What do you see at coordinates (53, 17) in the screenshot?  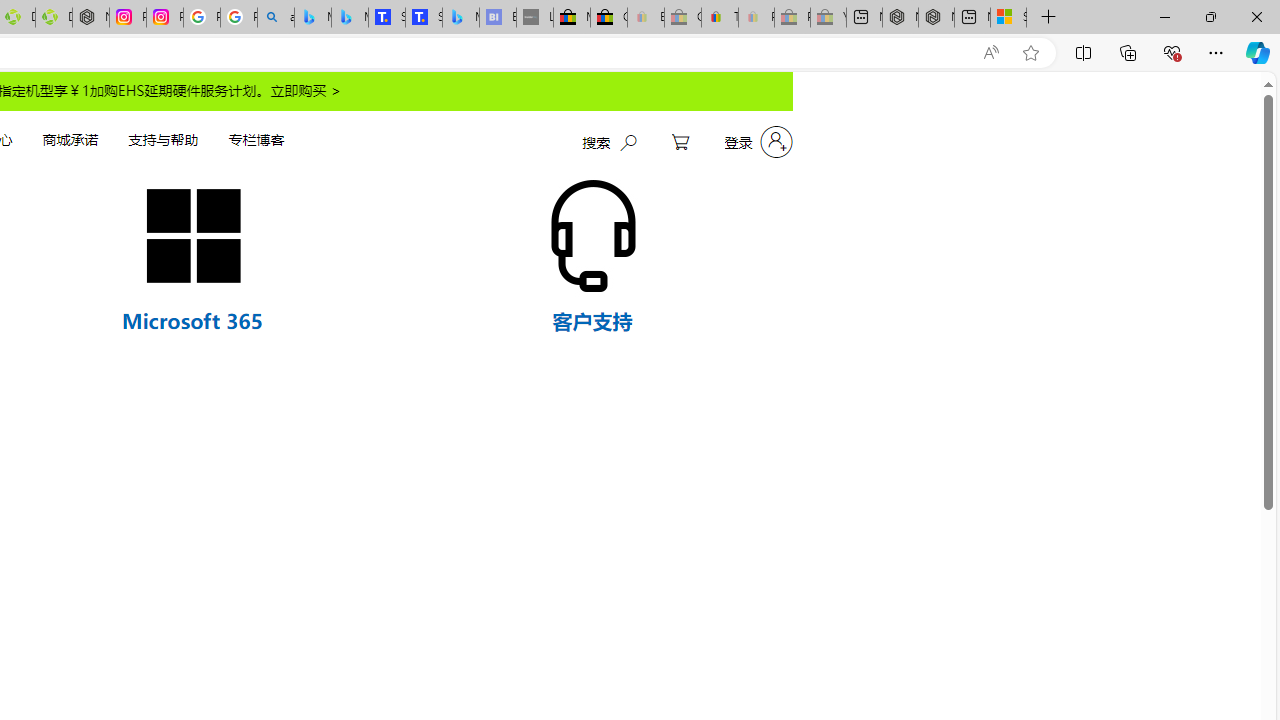 I see `'Descarga Driver Updater'` at bounding box center [53, 17].